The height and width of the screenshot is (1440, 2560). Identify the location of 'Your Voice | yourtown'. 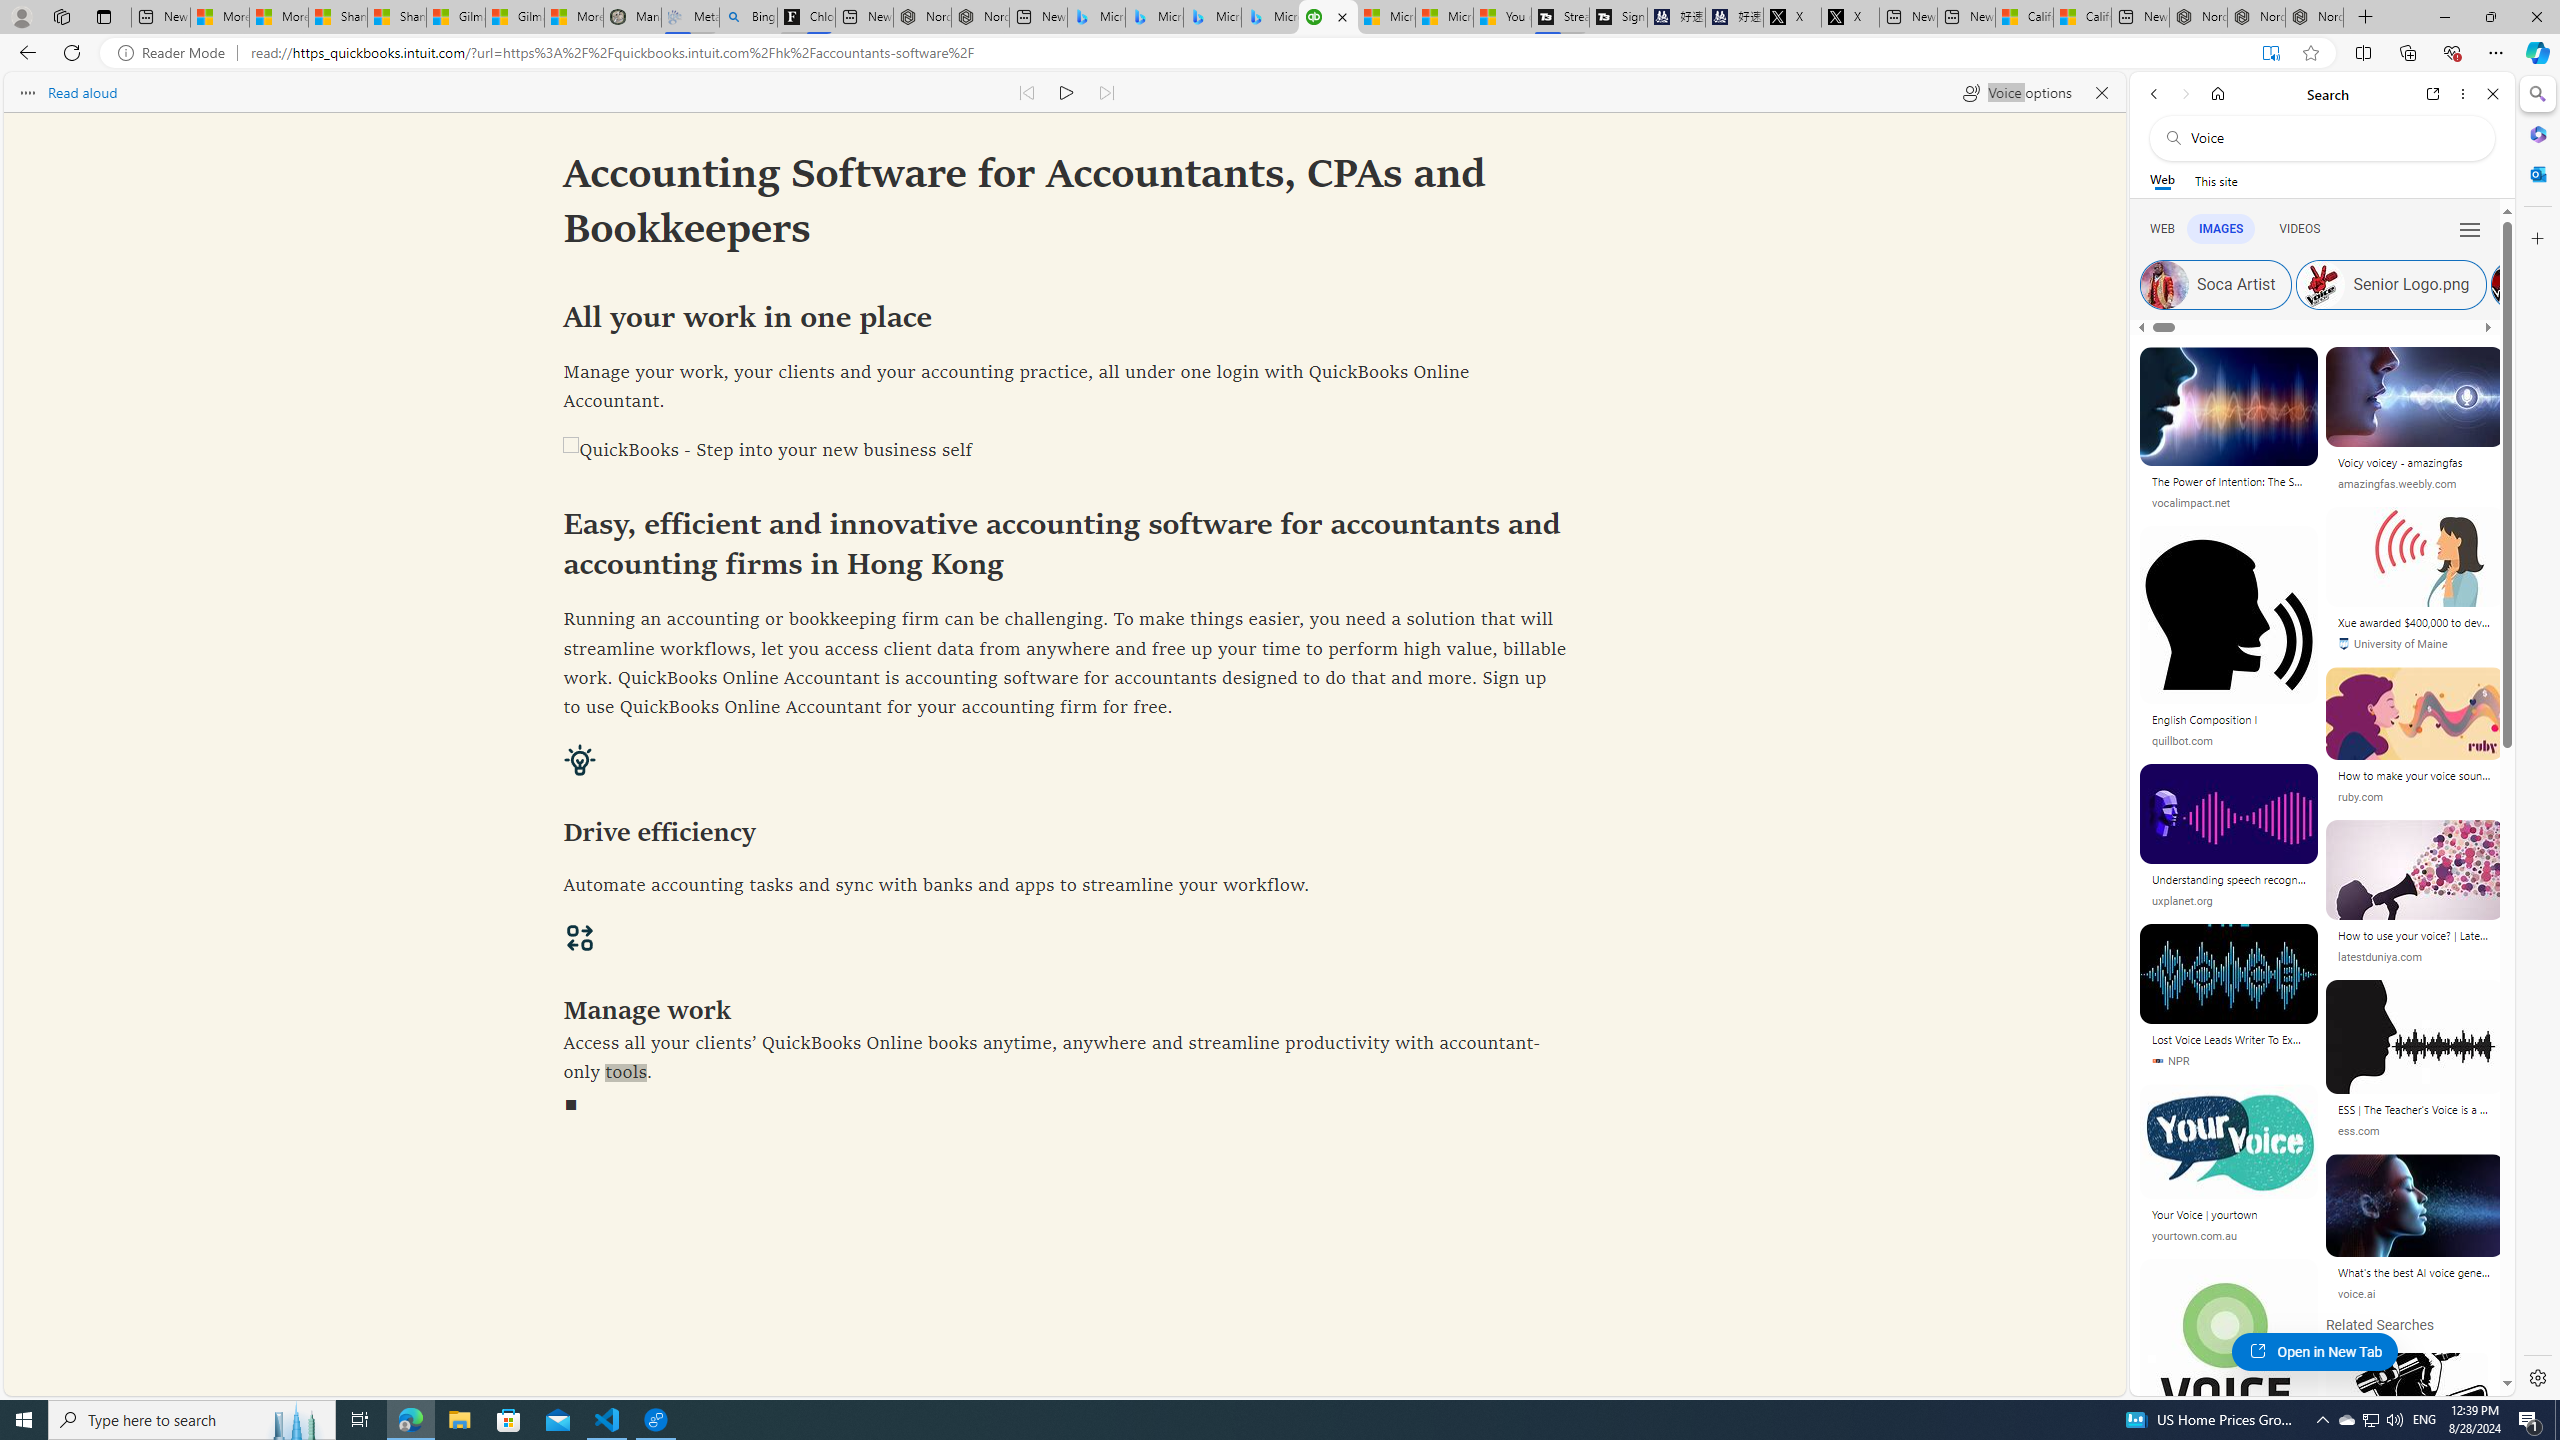
(2229, 1214).